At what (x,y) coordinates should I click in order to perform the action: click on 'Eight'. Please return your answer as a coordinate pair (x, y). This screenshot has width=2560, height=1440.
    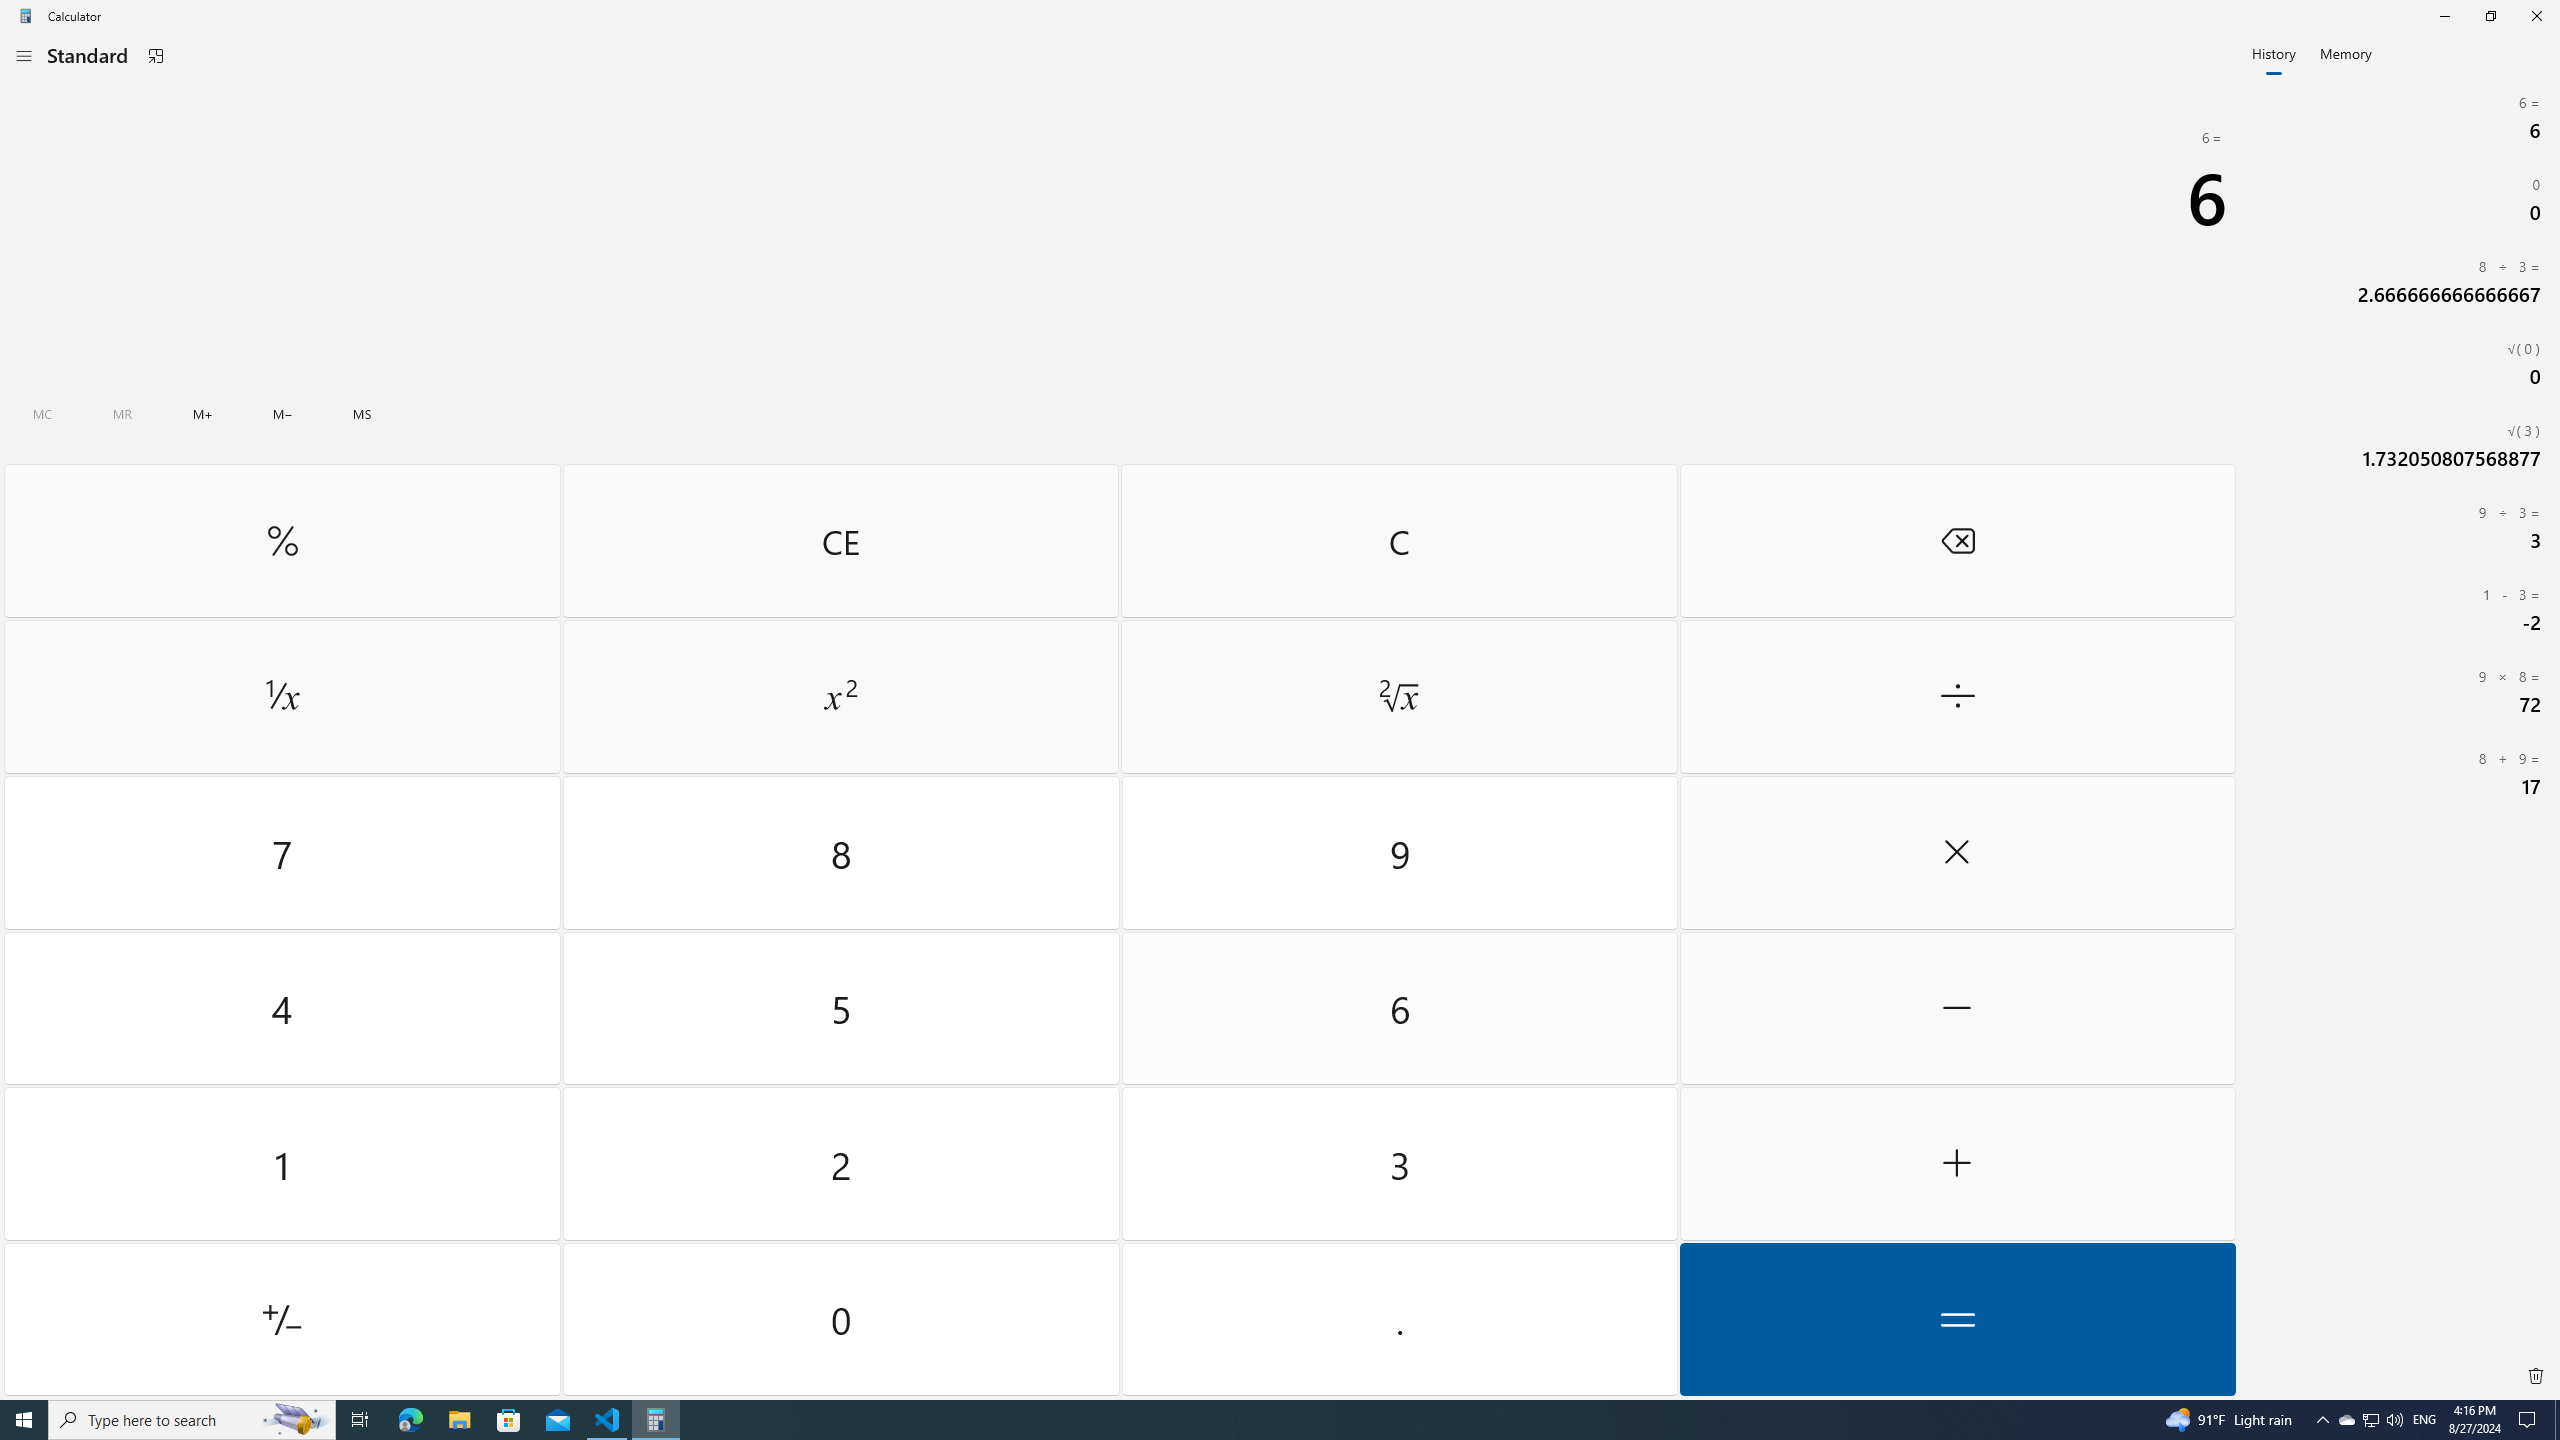
    Looking at the image, I should click on (841, 853).